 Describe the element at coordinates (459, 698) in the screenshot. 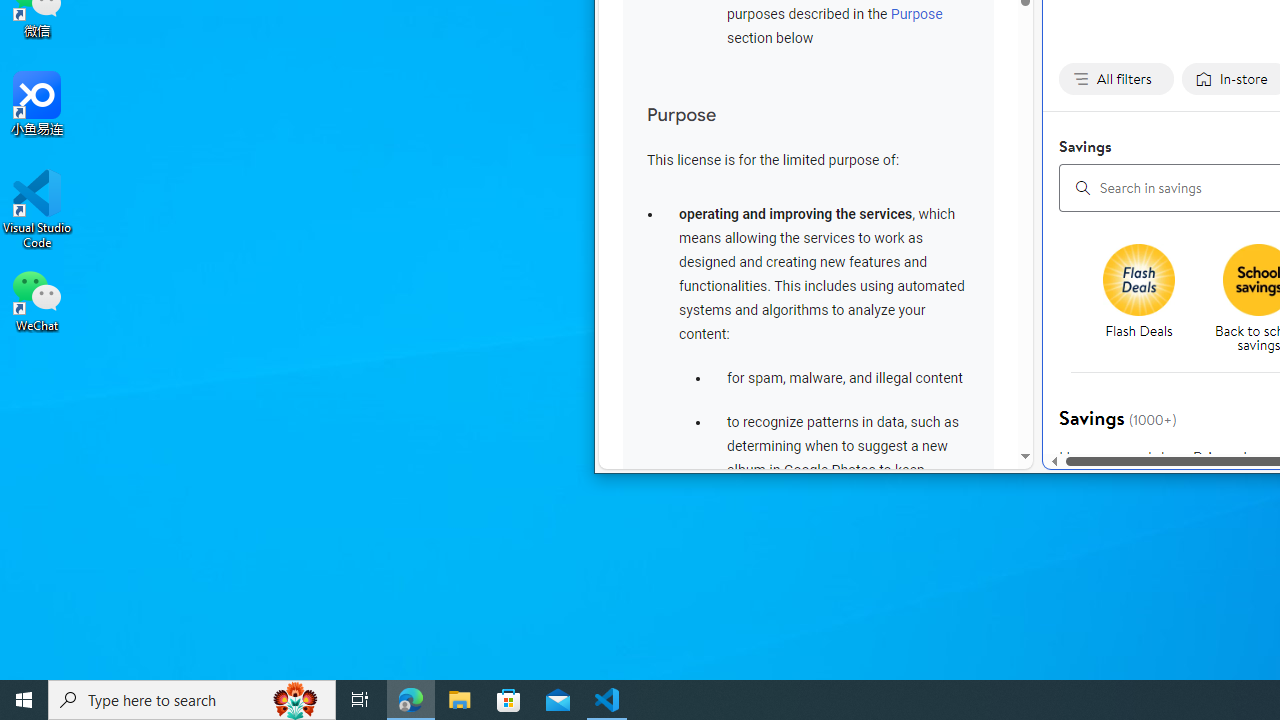

I see `'File Explorer'` at that location.